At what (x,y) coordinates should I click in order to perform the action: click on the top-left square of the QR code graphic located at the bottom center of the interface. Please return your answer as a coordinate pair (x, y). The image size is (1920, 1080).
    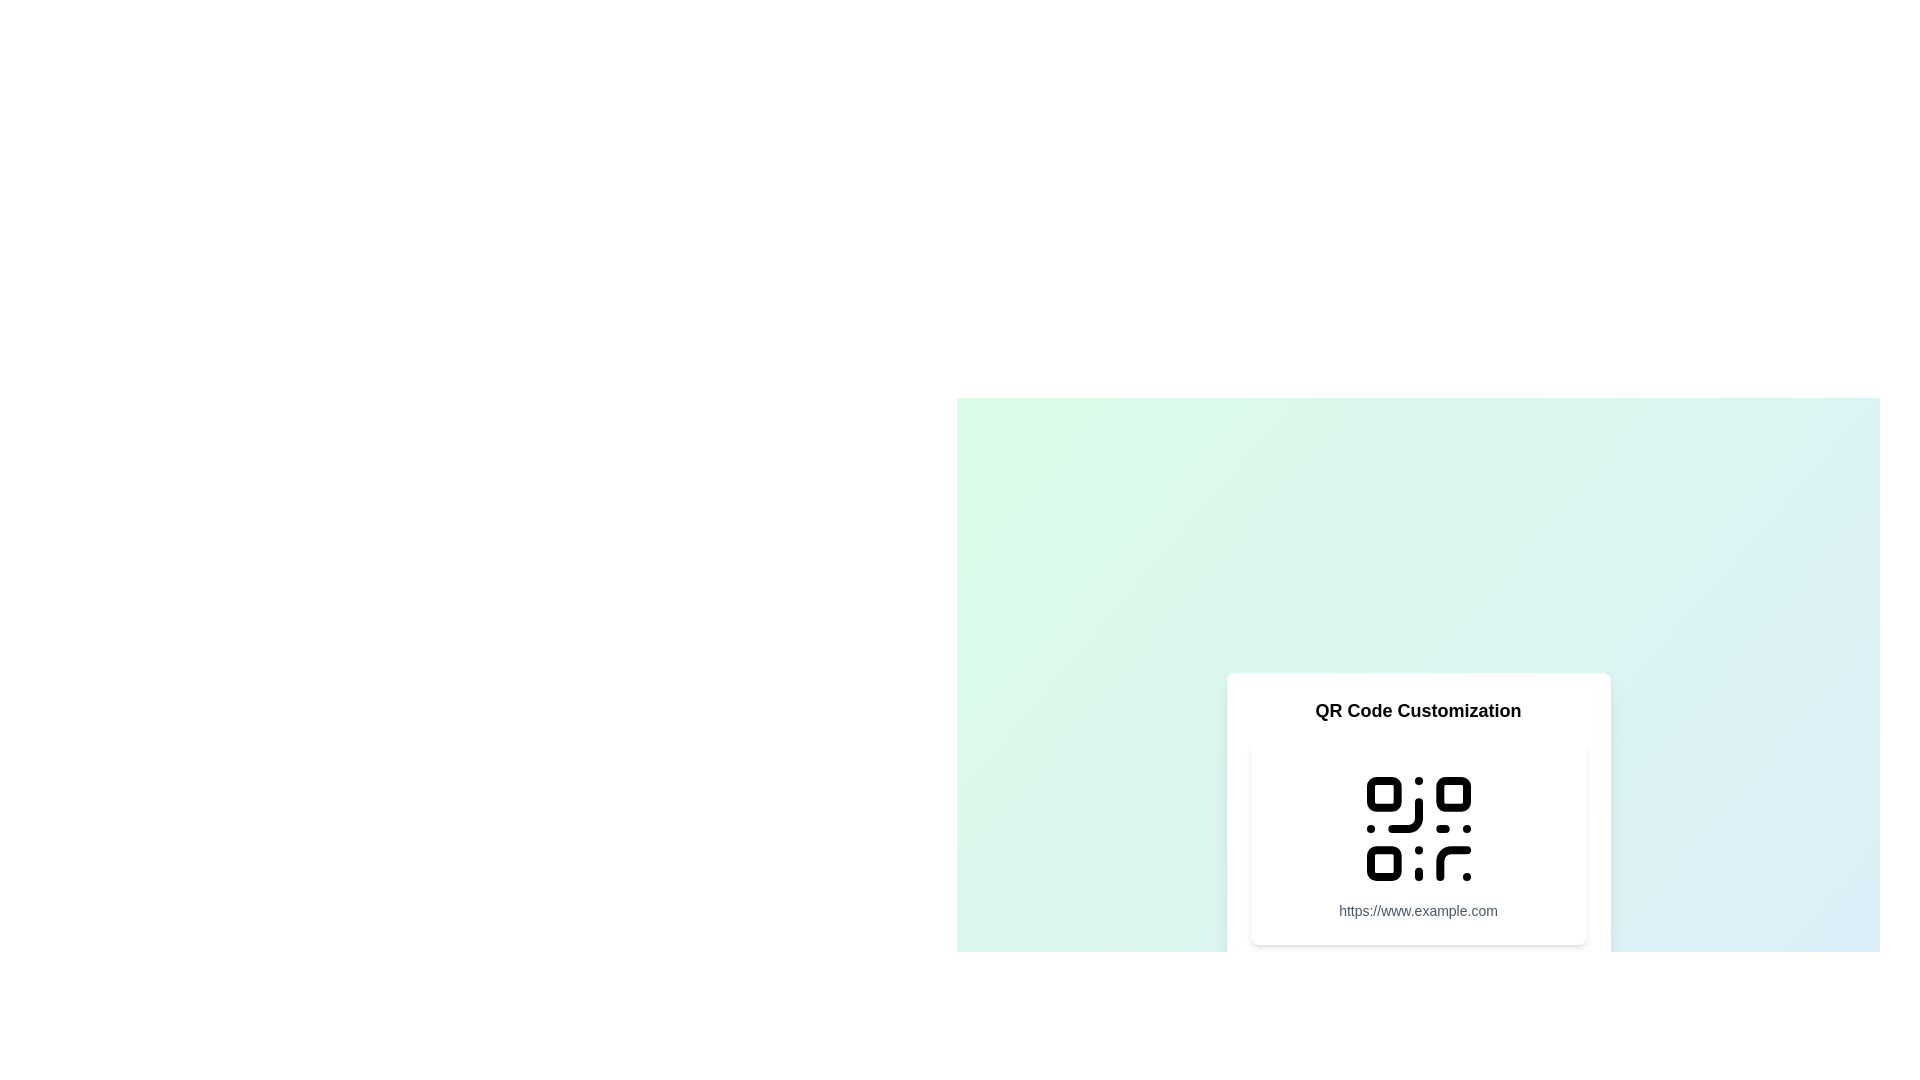
    Looking at the image, I should click on (1382, 792).